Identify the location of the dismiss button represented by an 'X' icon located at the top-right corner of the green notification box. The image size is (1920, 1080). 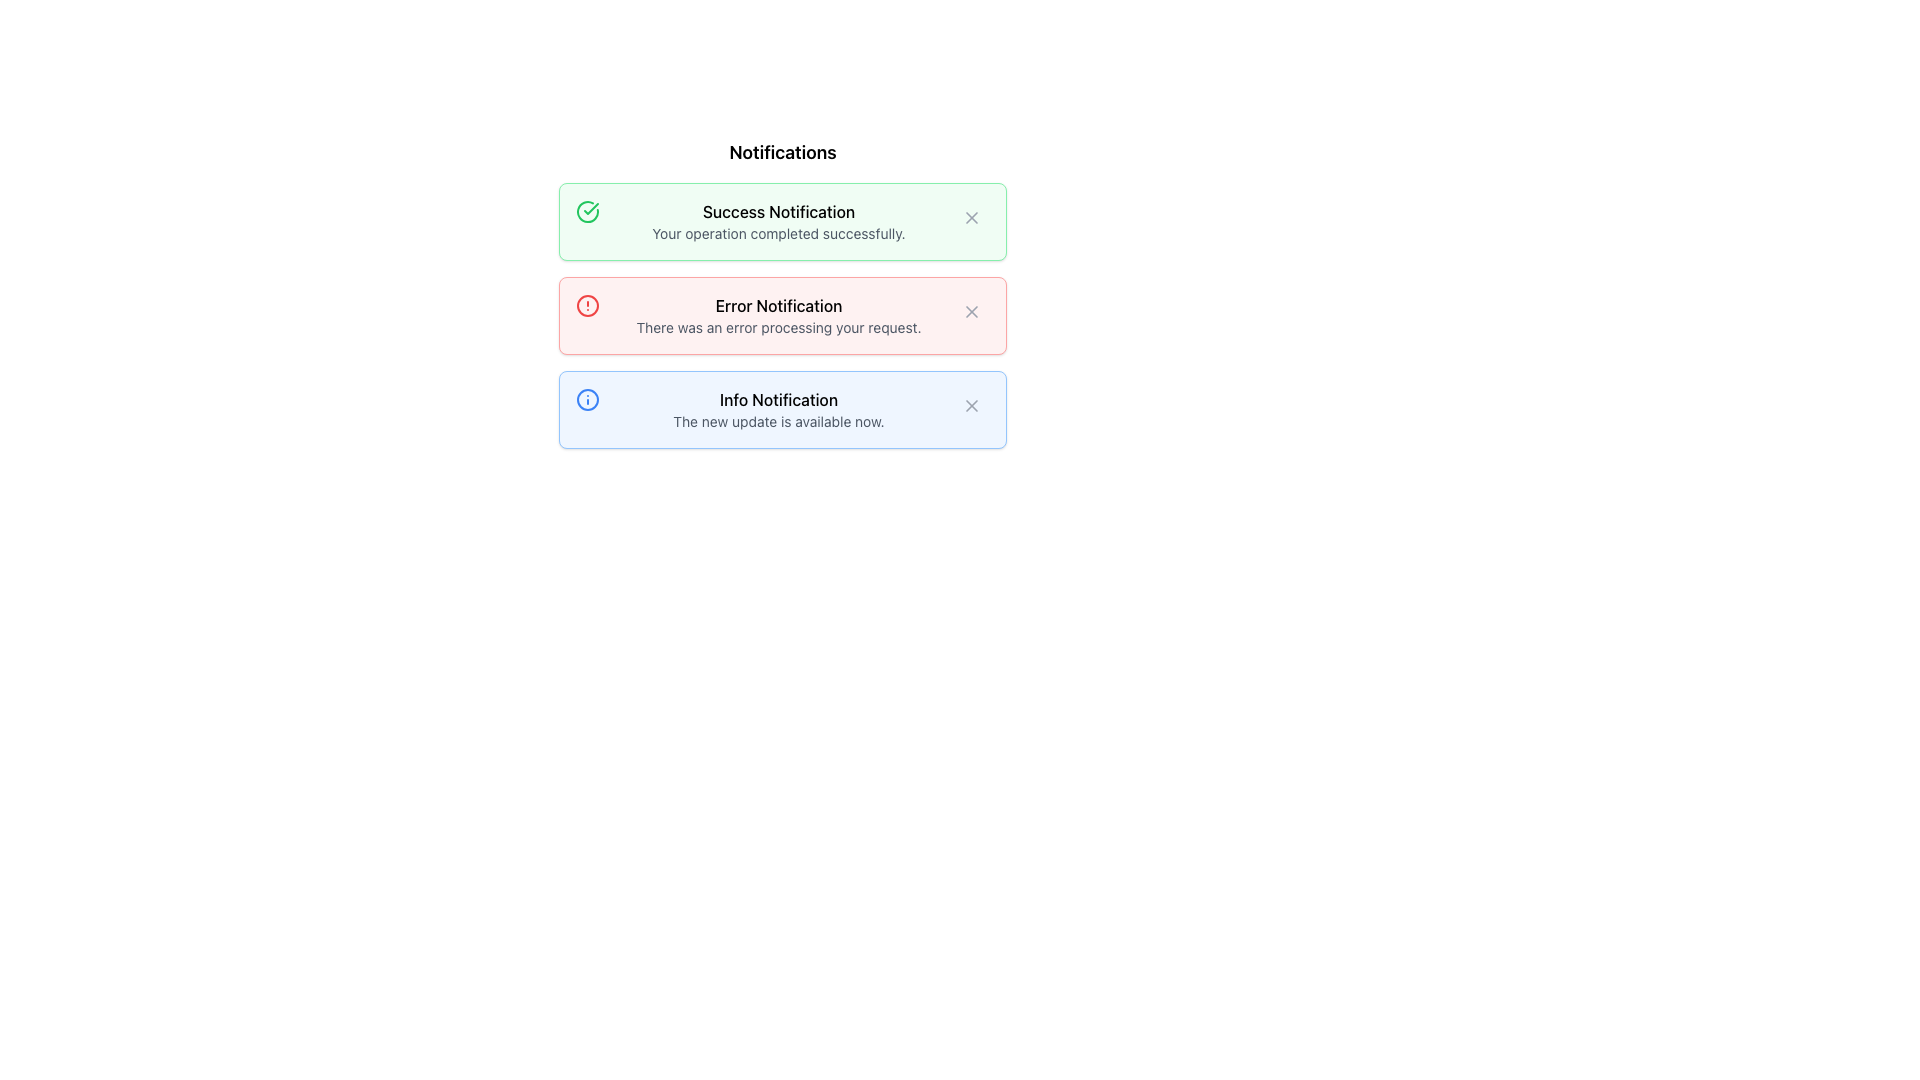
(971, 218).